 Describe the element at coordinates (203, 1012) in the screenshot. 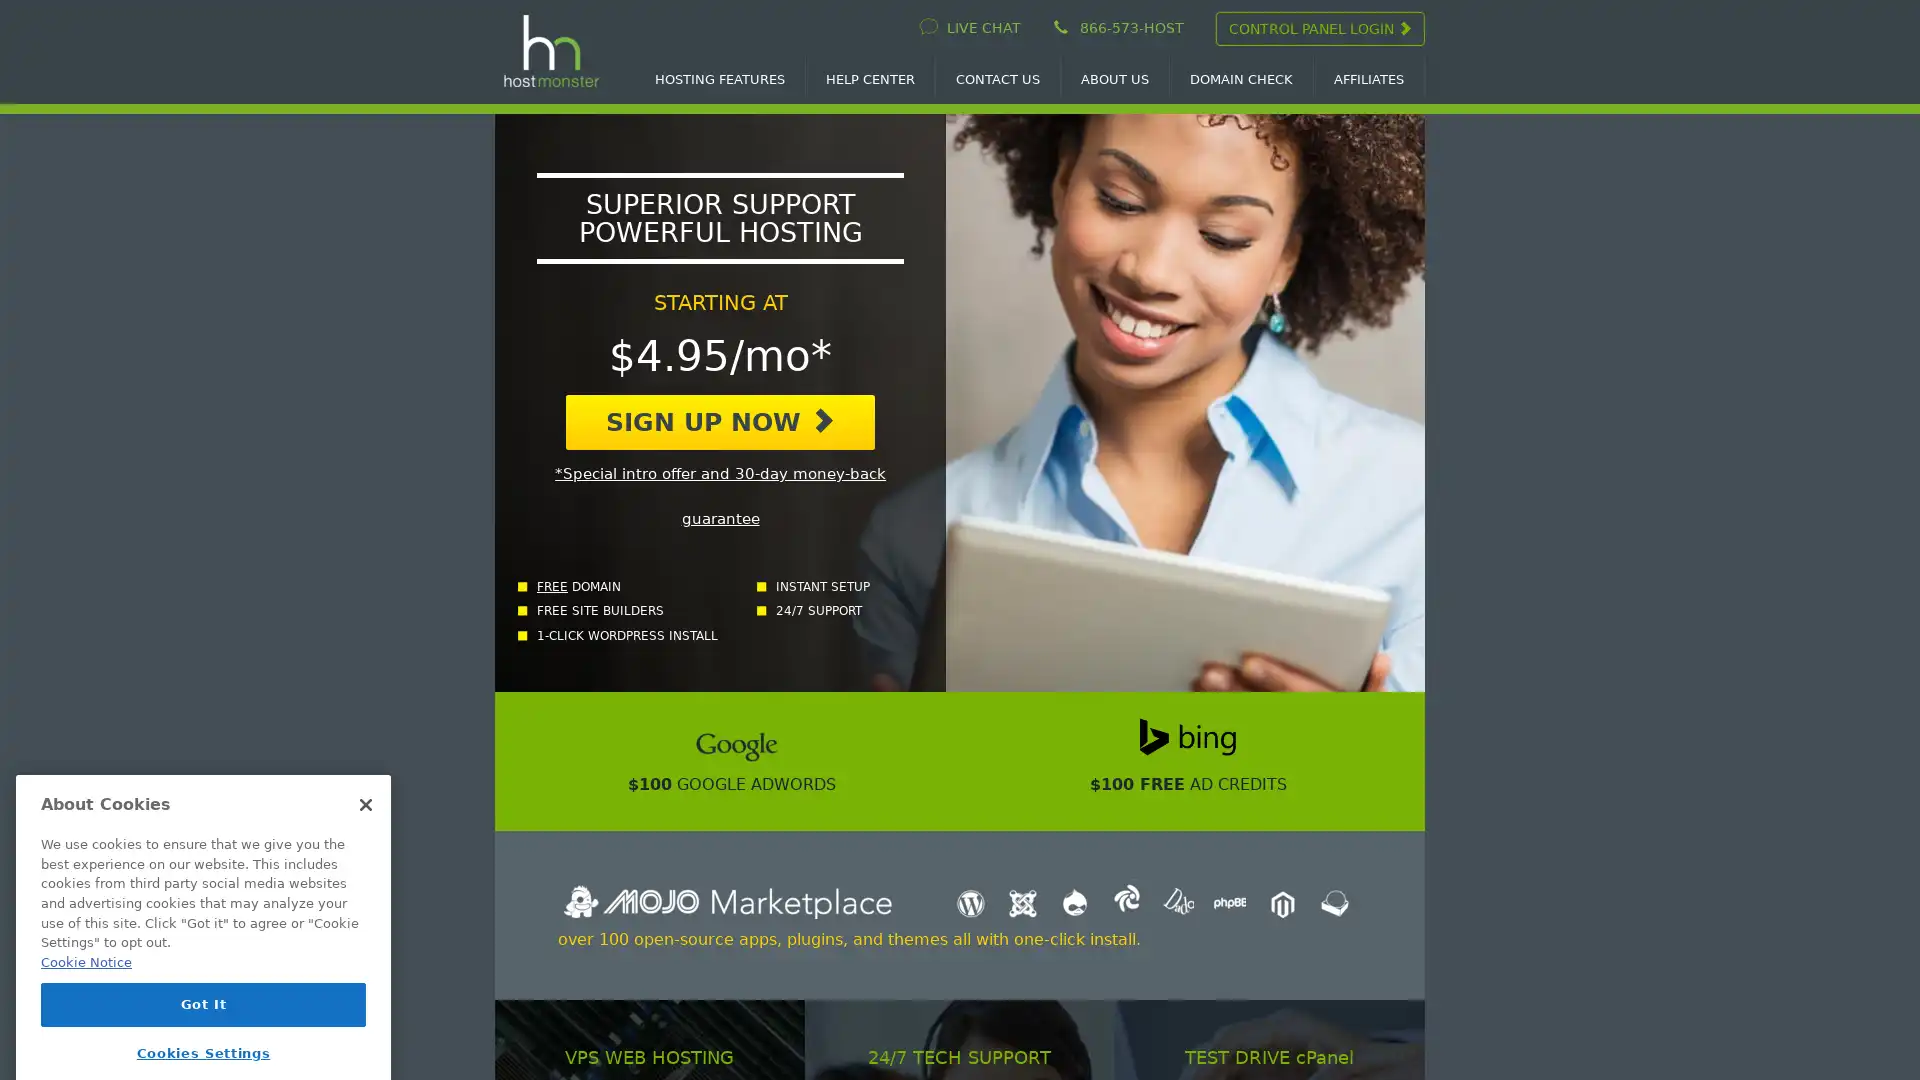

I see `Cookies Settings` at that location.